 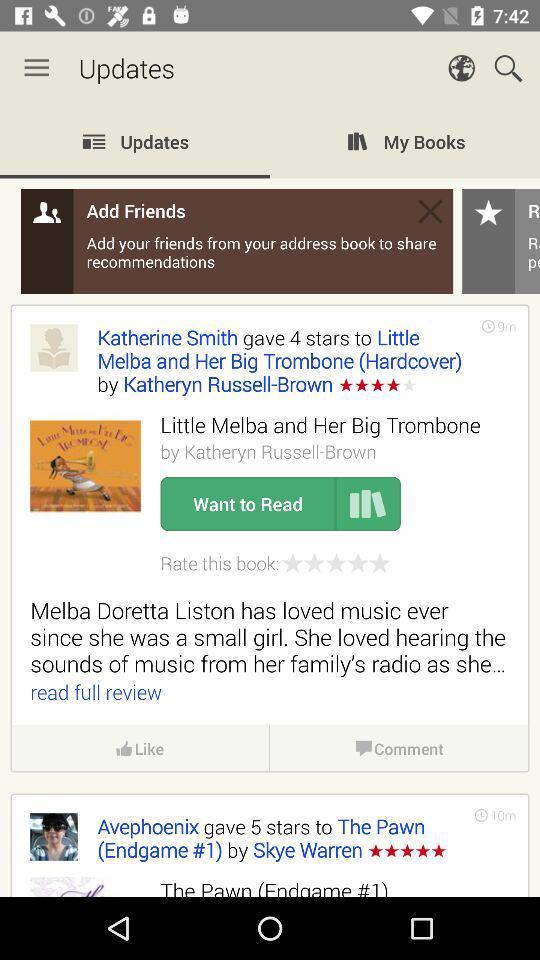 I want to click on the item next to the updates item, so click(x=36, y=68).